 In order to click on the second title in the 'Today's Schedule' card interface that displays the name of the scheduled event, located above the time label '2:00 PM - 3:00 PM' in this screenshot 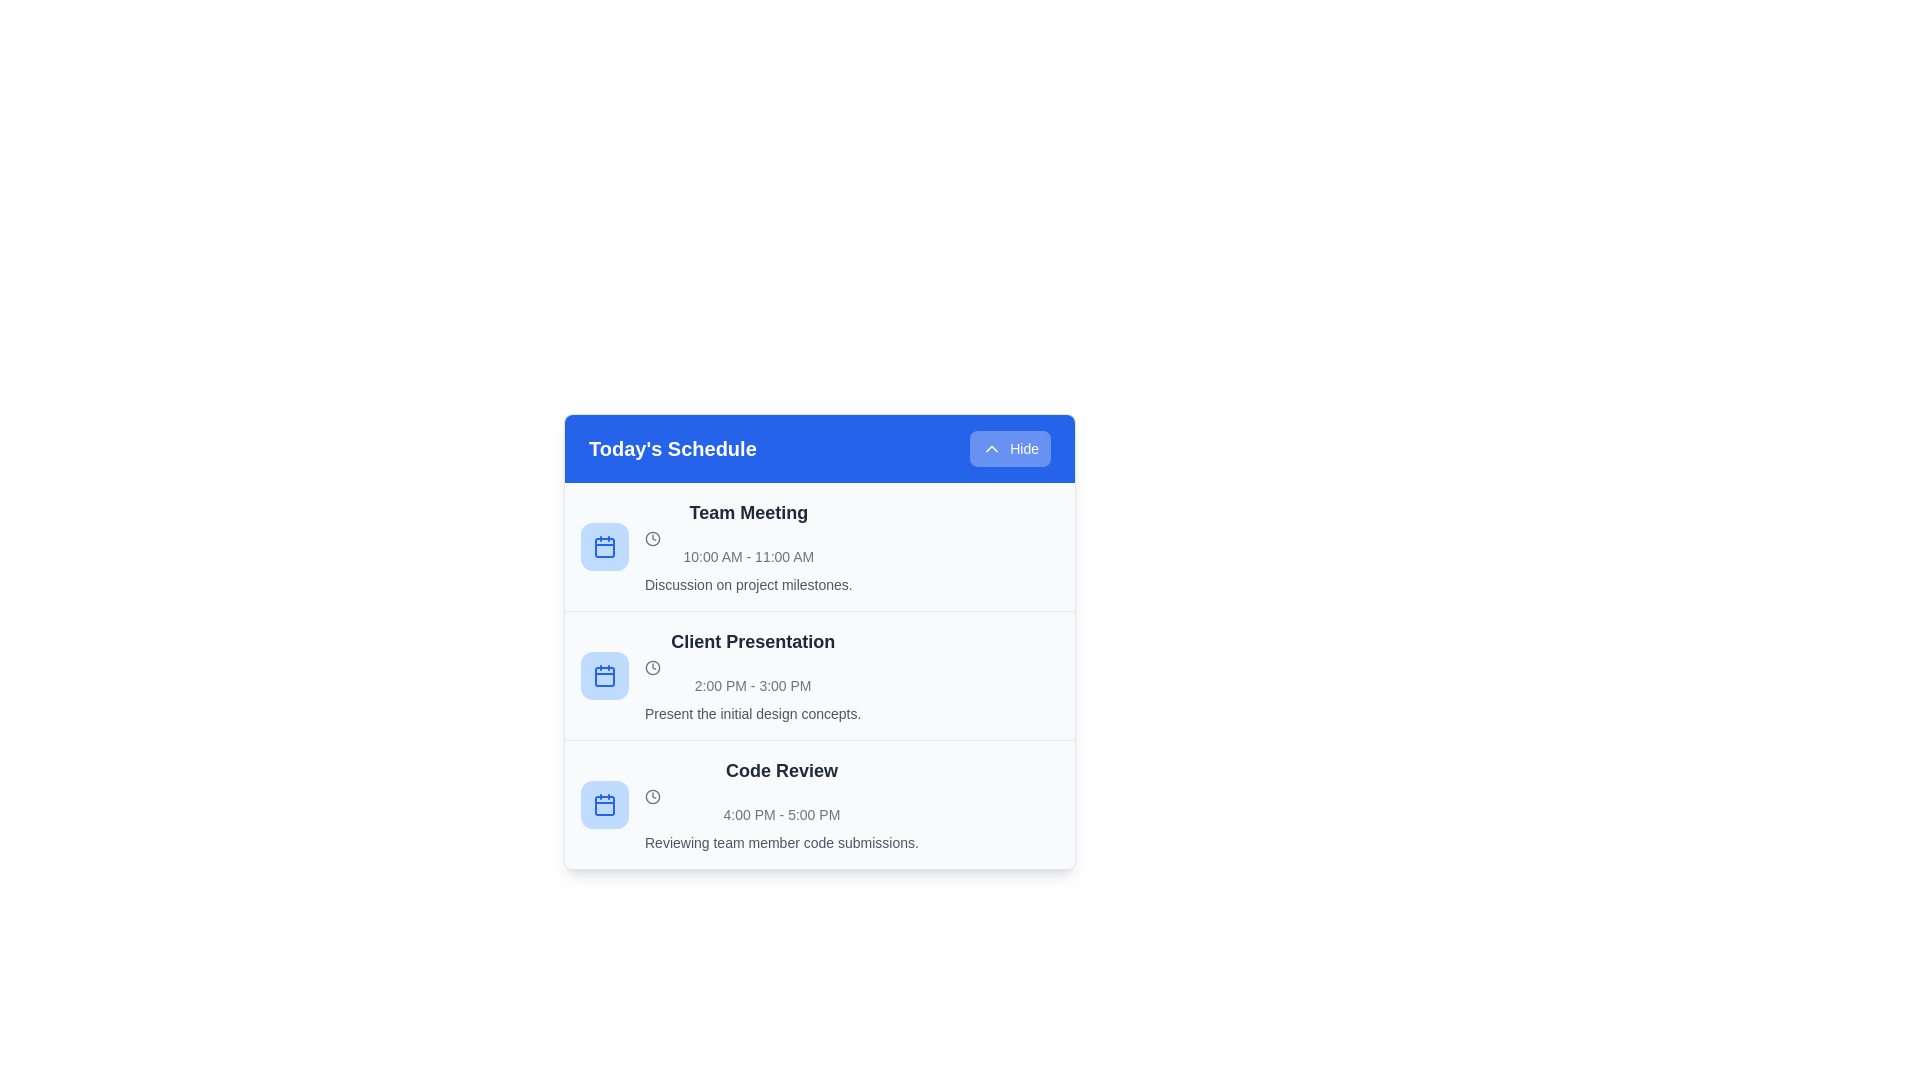, I will do `click(752, 641)`.